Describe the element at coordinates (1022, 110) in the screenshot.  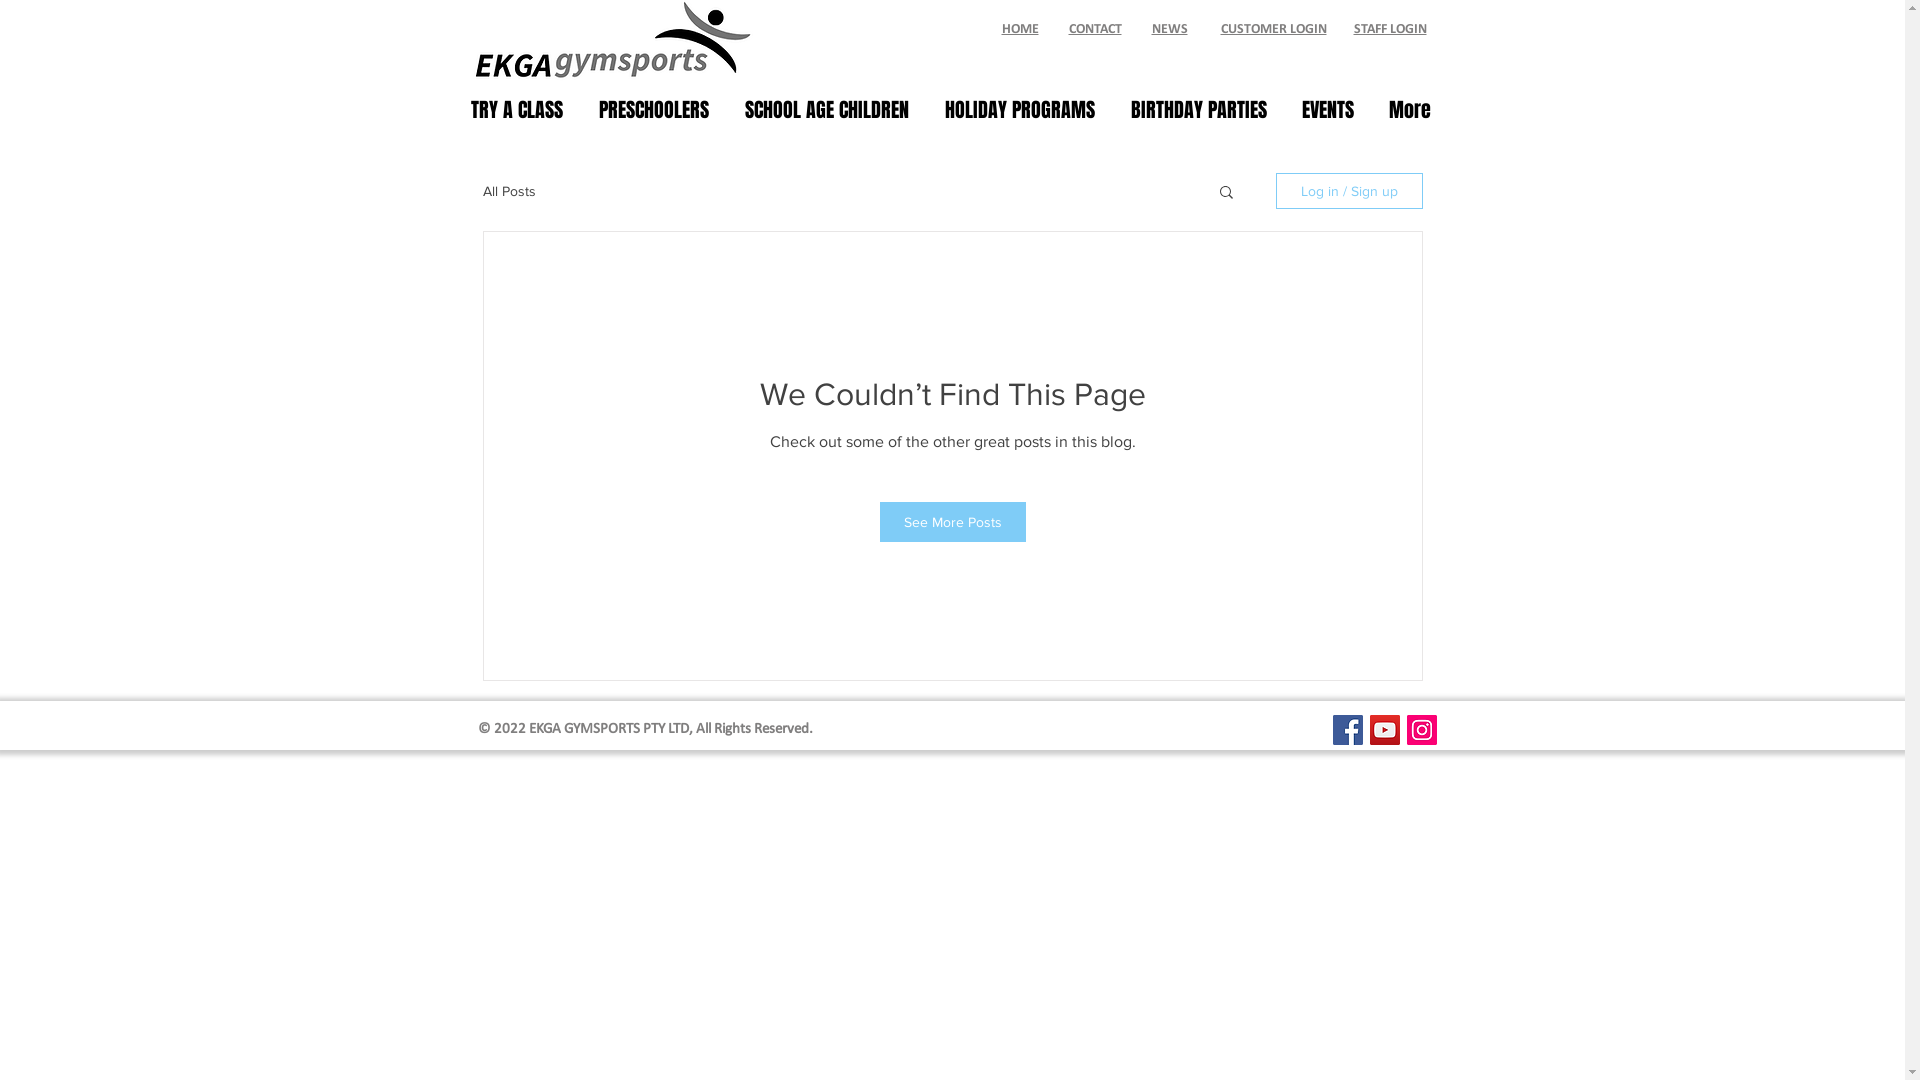
I see `'HOLIDAY PROGRAMS'` at that location.